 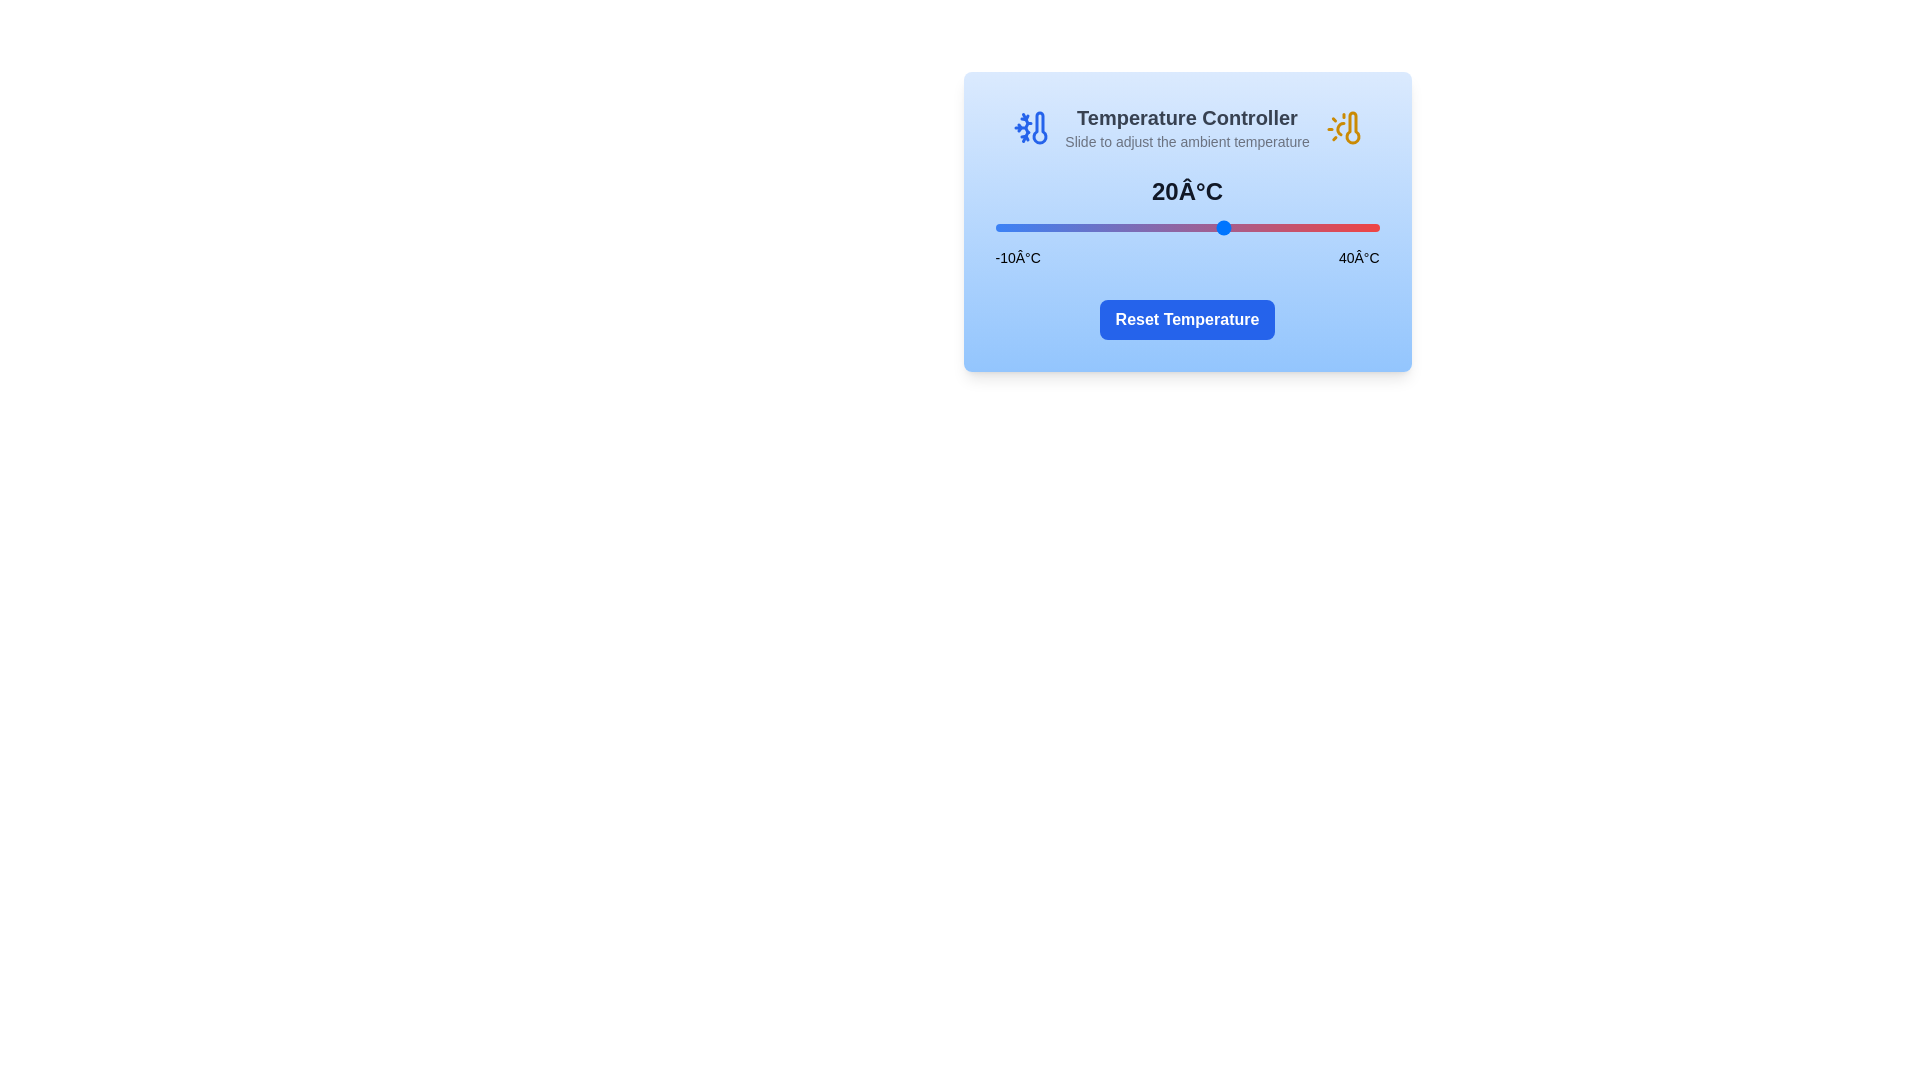 I want to click on the reset button located at the bottom center of the temperature controller card to reset the temperature to its default value, so click(x=1187, y=319).